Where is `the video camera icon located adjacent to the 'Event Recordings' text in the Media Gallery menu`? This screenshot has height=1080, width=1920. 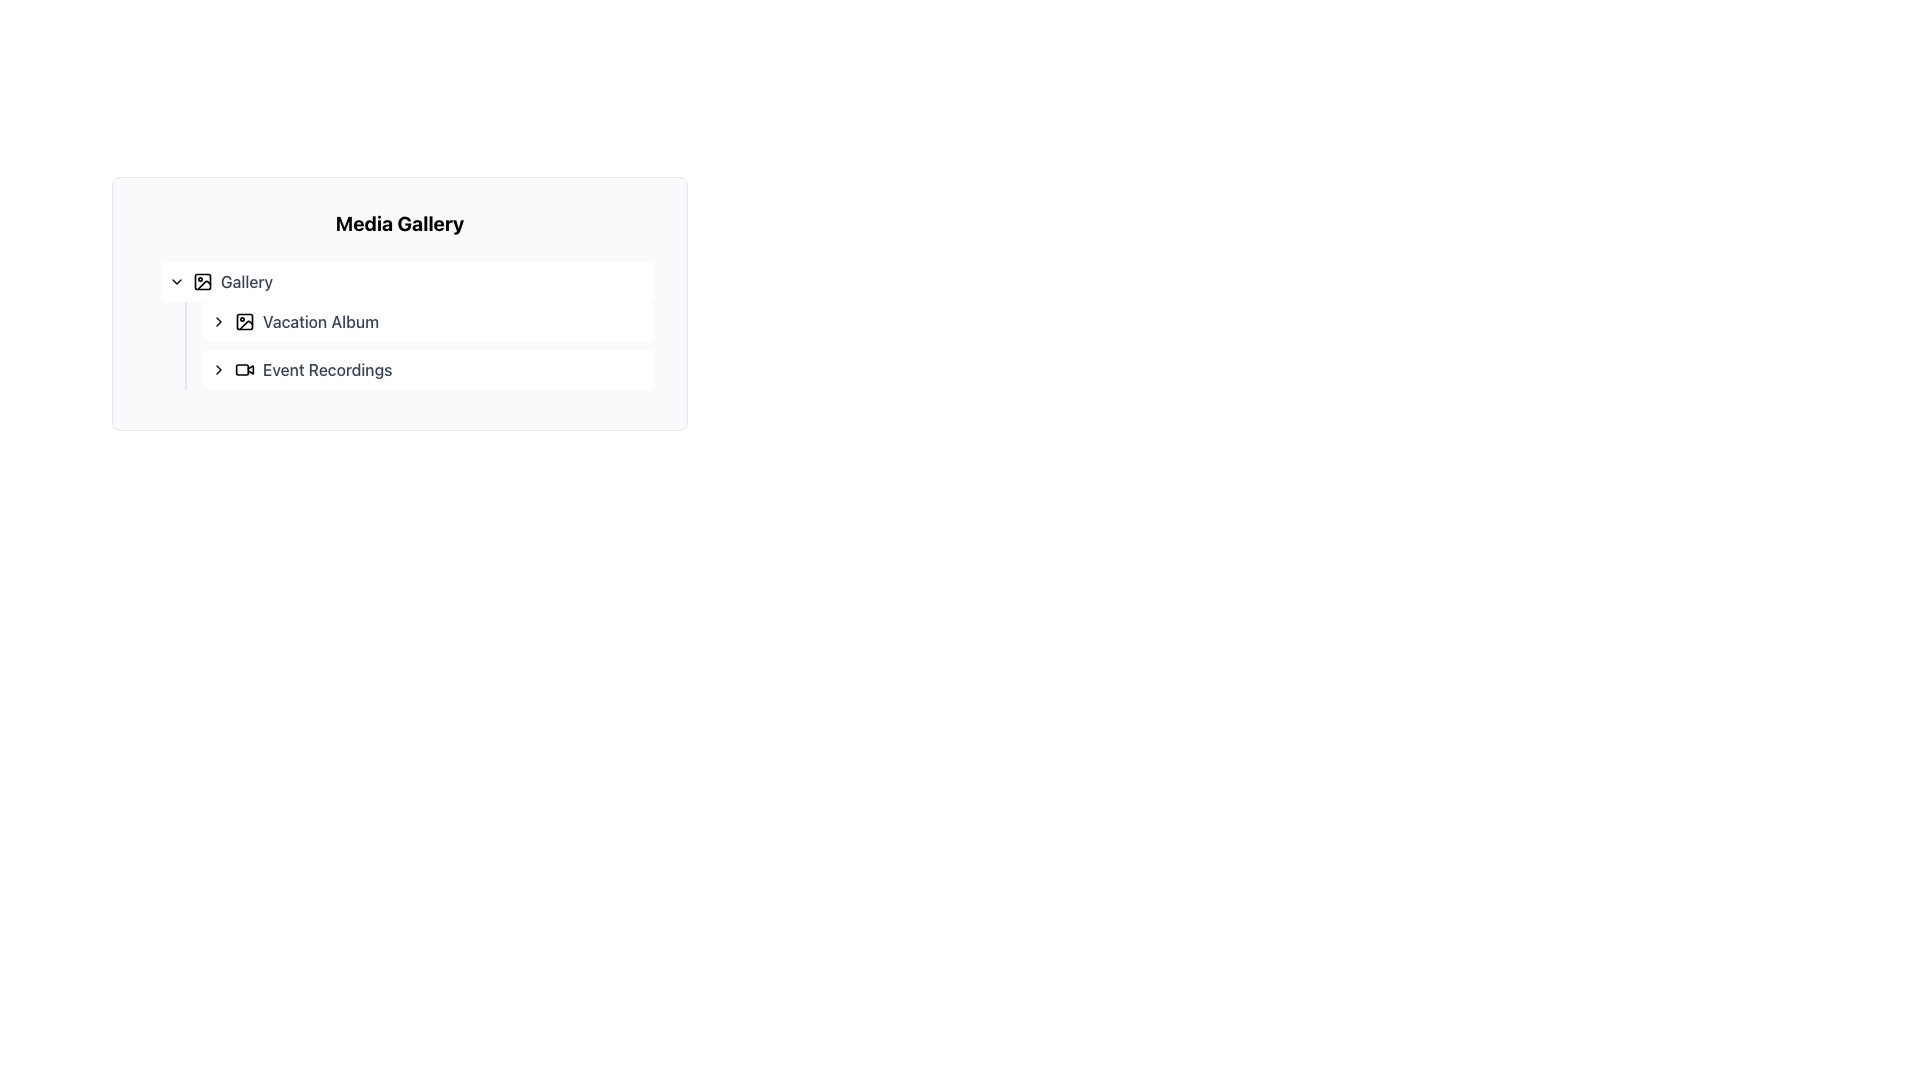 the video camera icon located adjacent to the 'Event Recordings' text in the Media Gallery menu is located at coordinates (243, 370).